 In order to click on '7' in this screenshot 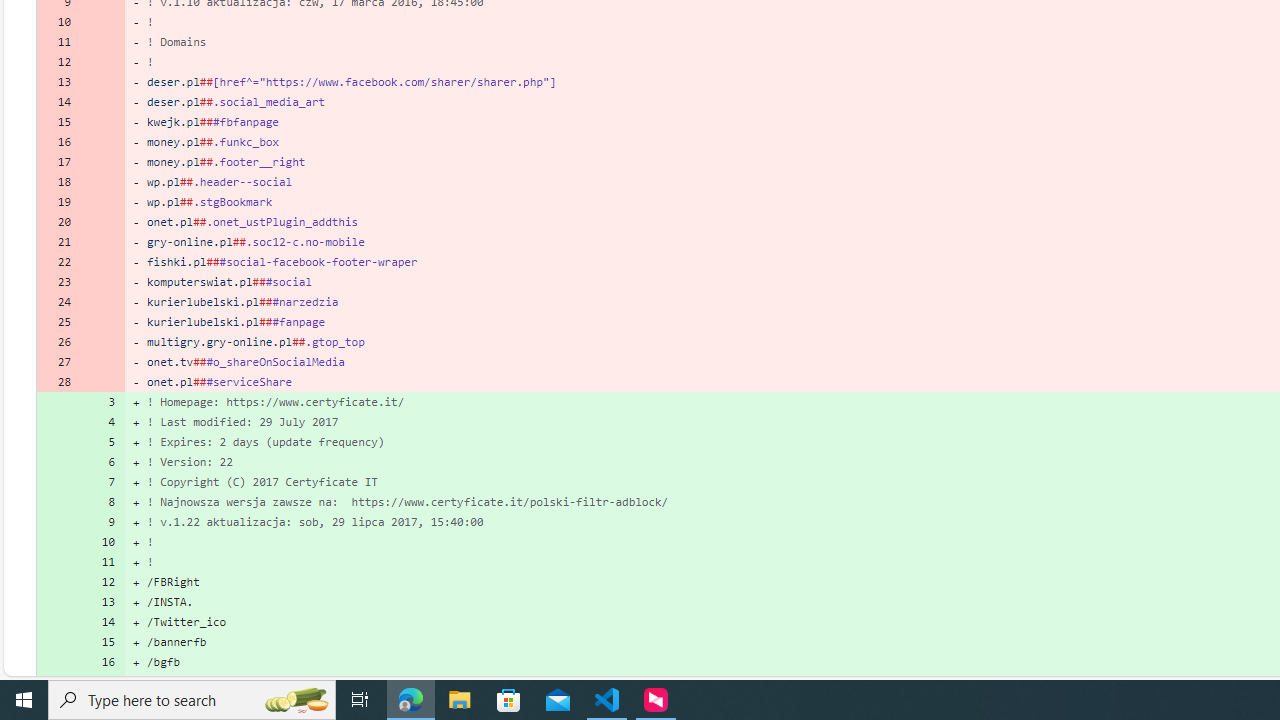, I will do `click(102, 482)`.